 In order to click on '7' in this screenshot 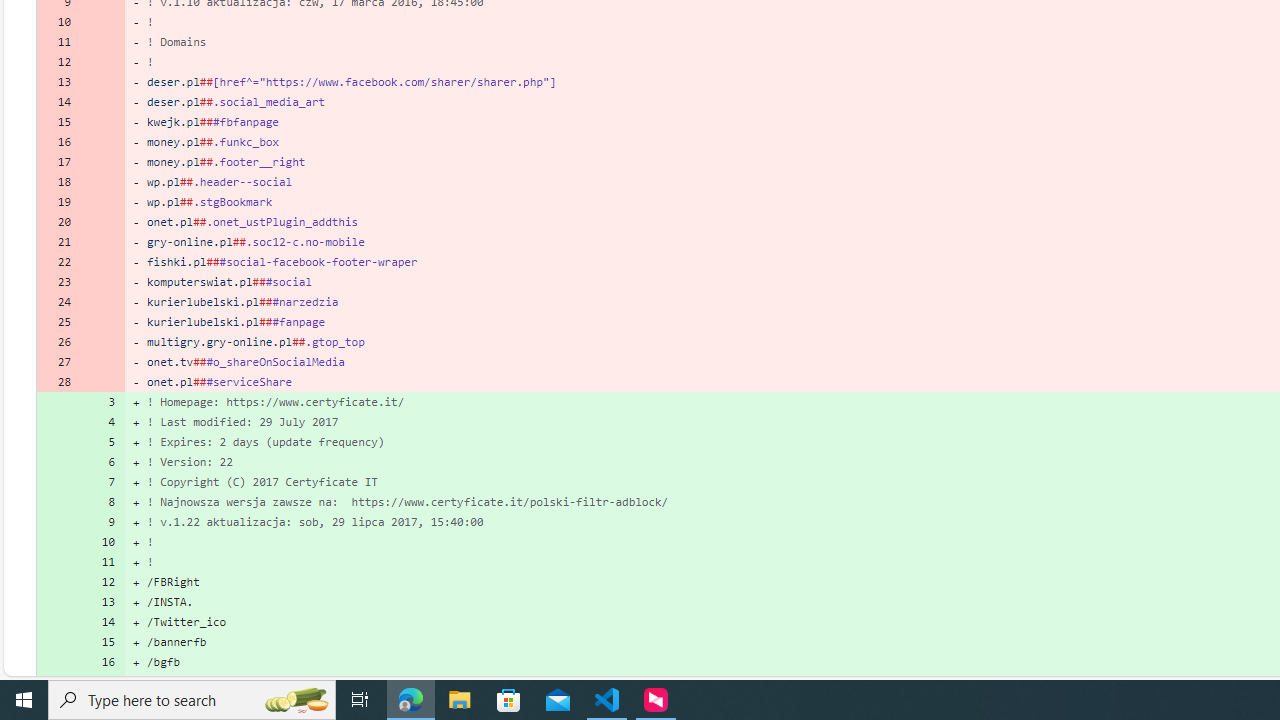, I will do `click(102, 482)`.